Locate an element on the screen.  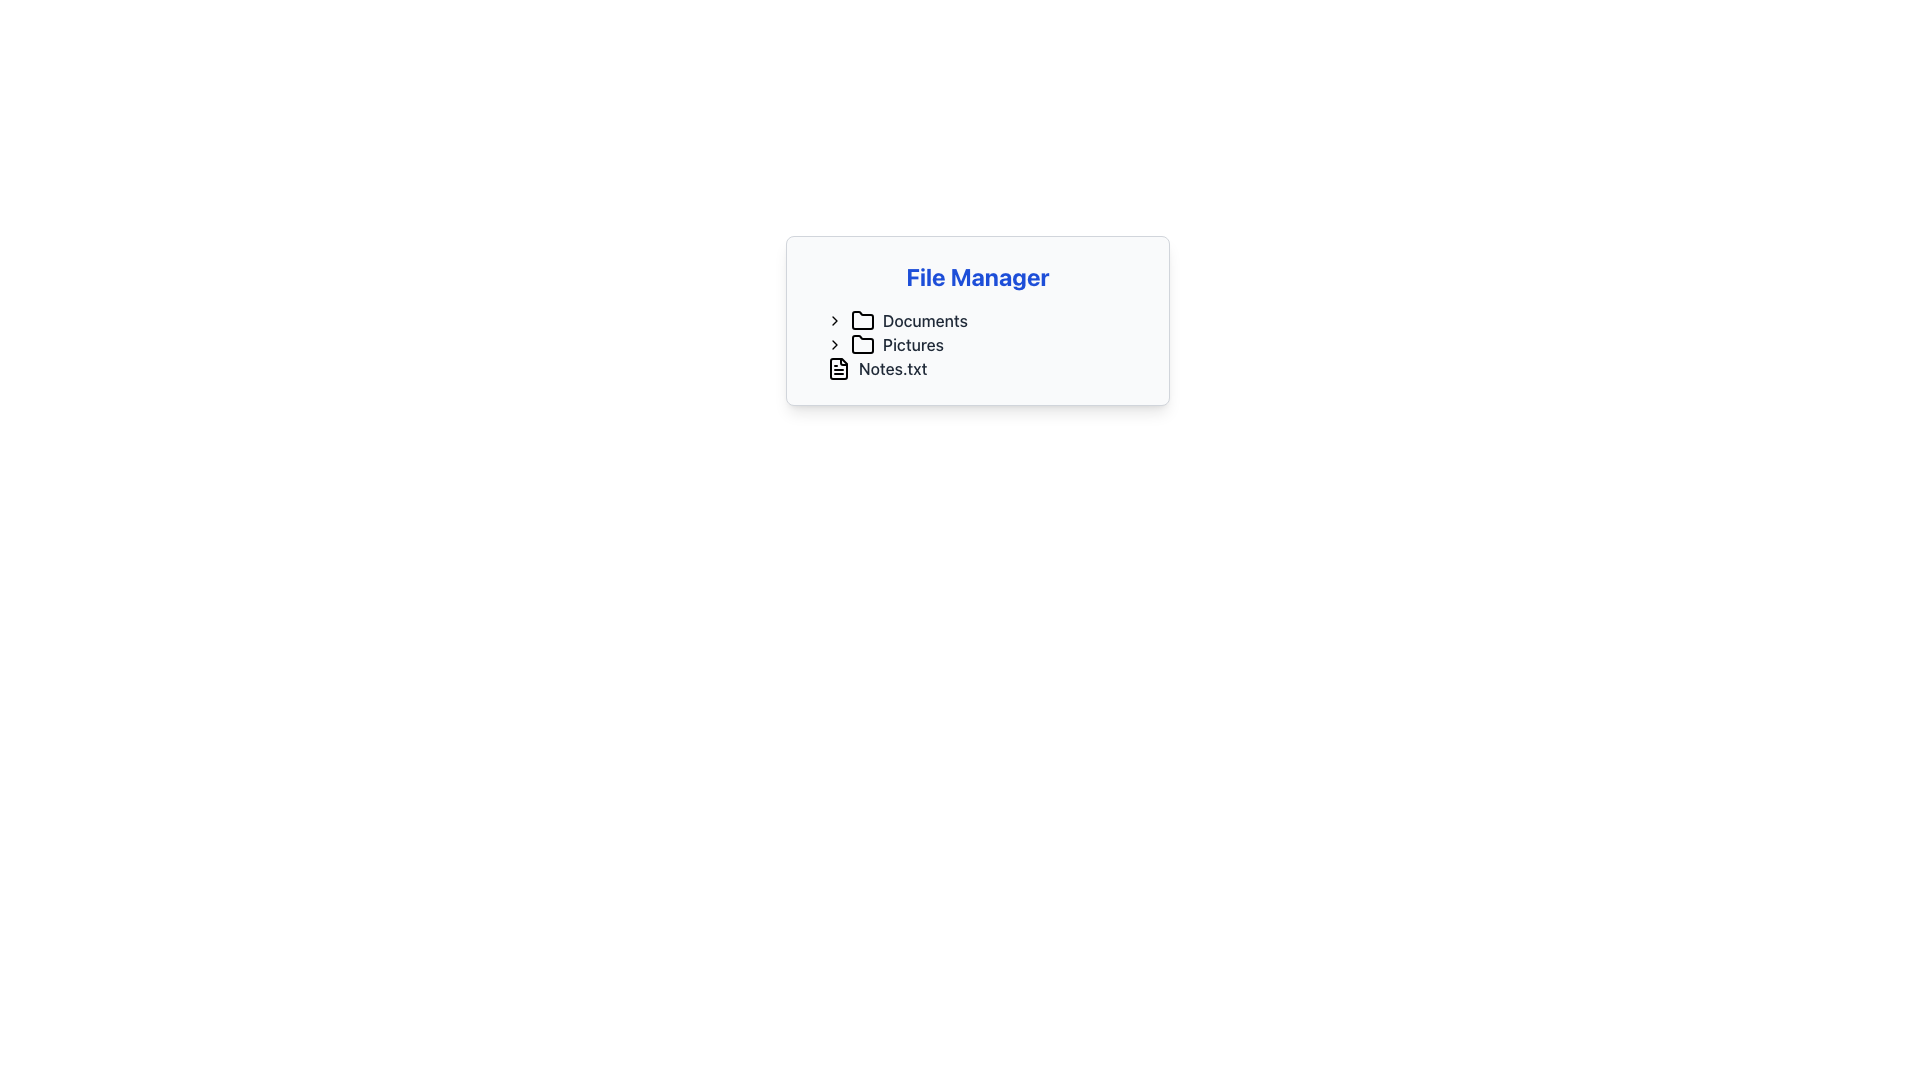
the rightward chevron icon next to the 'Pictures' label in the file manager interface is located at coordinates (835, 343).